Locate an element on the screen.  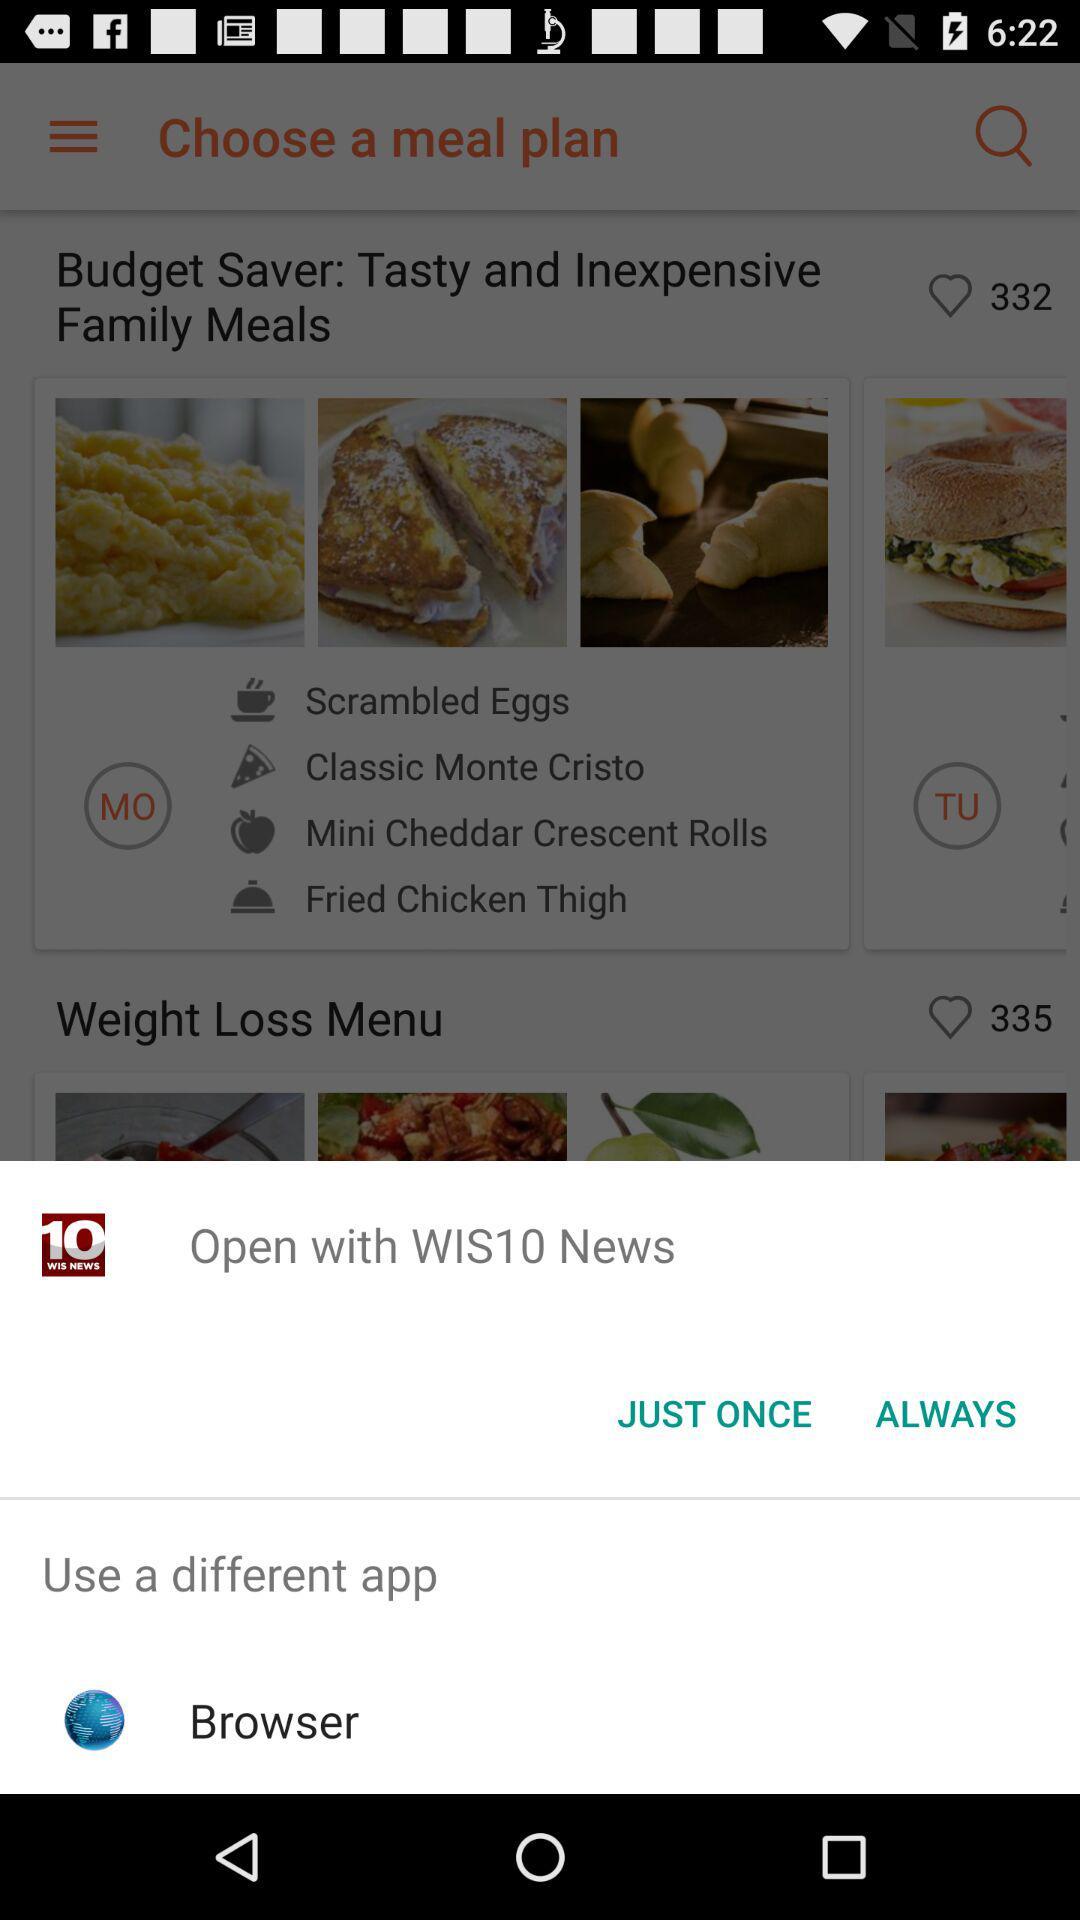
browser item is located at coordinates (274, 1719).